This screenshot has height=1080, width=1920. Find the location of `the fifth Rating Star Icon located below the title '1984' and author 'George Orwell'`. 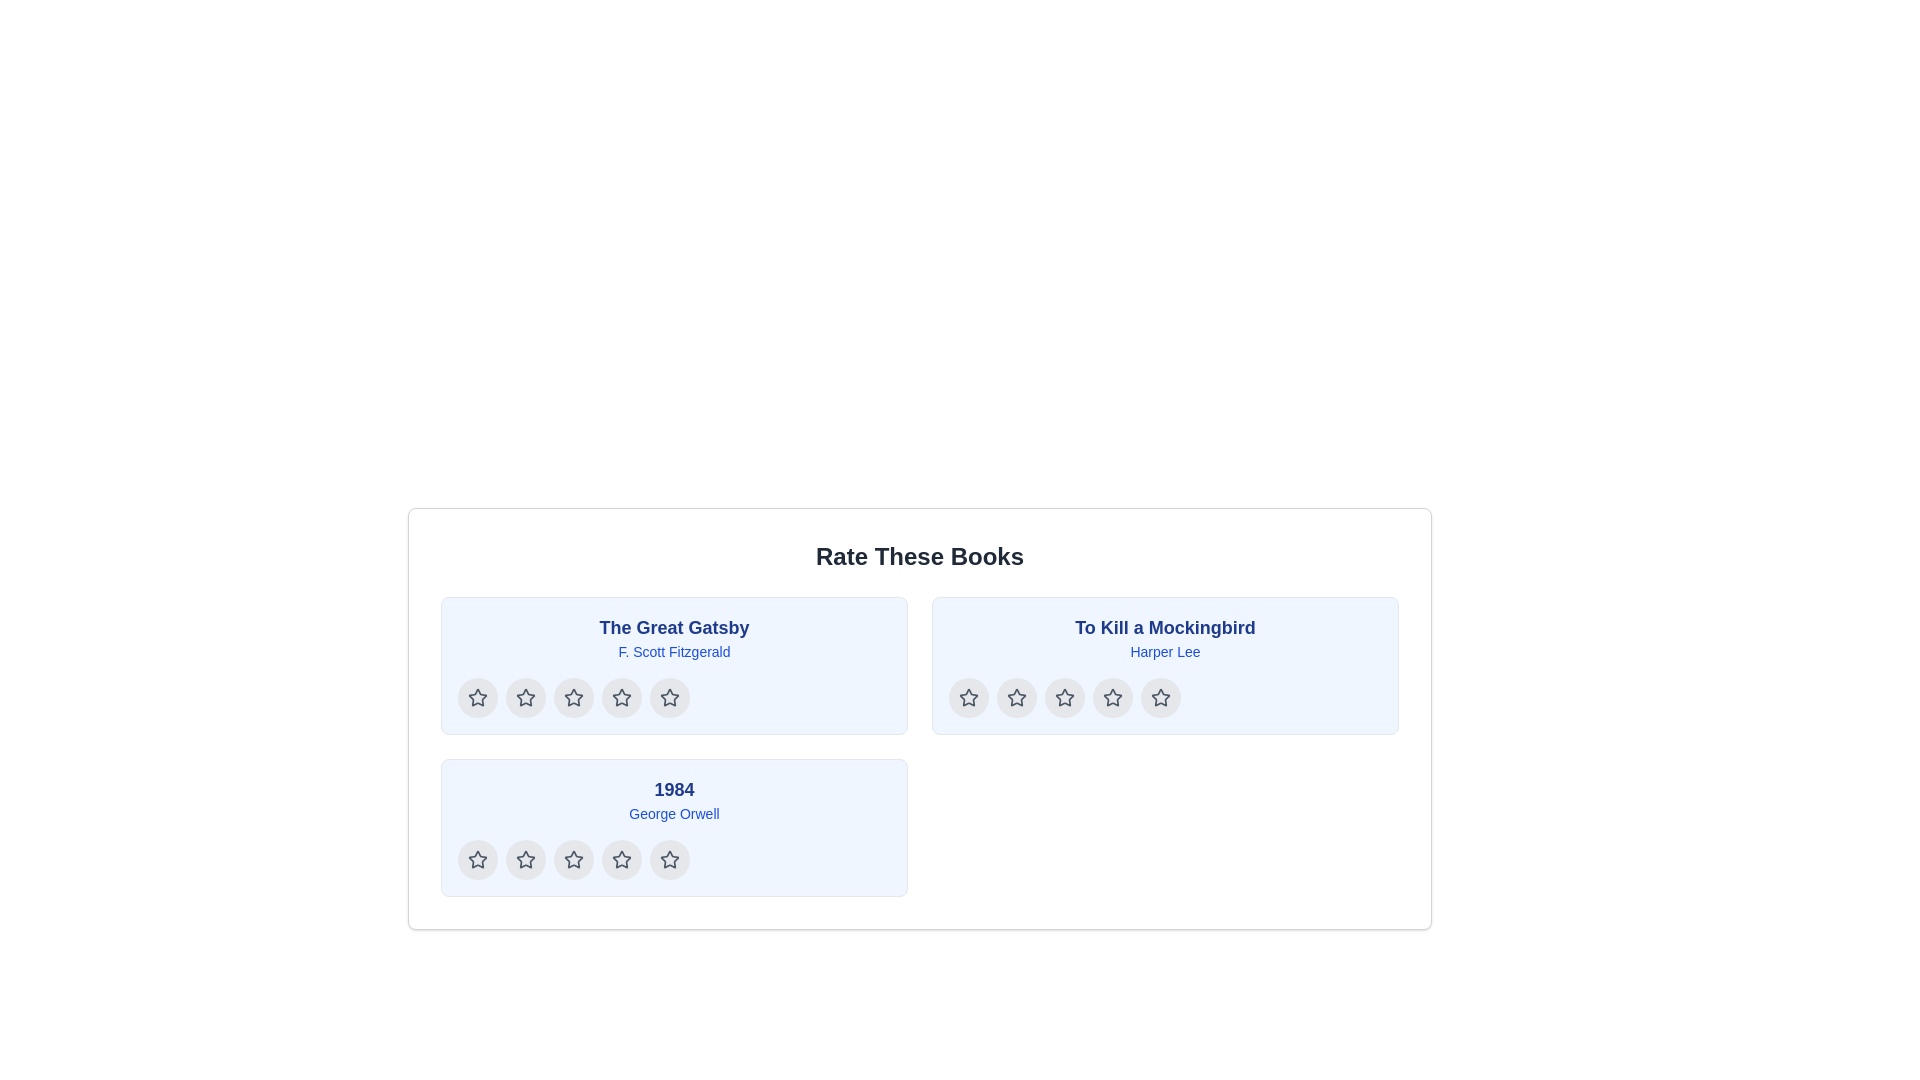

the fifth Rating Star Icon located below the title '1984' and author 'George Orwell' is located at coordinates (573, 858).